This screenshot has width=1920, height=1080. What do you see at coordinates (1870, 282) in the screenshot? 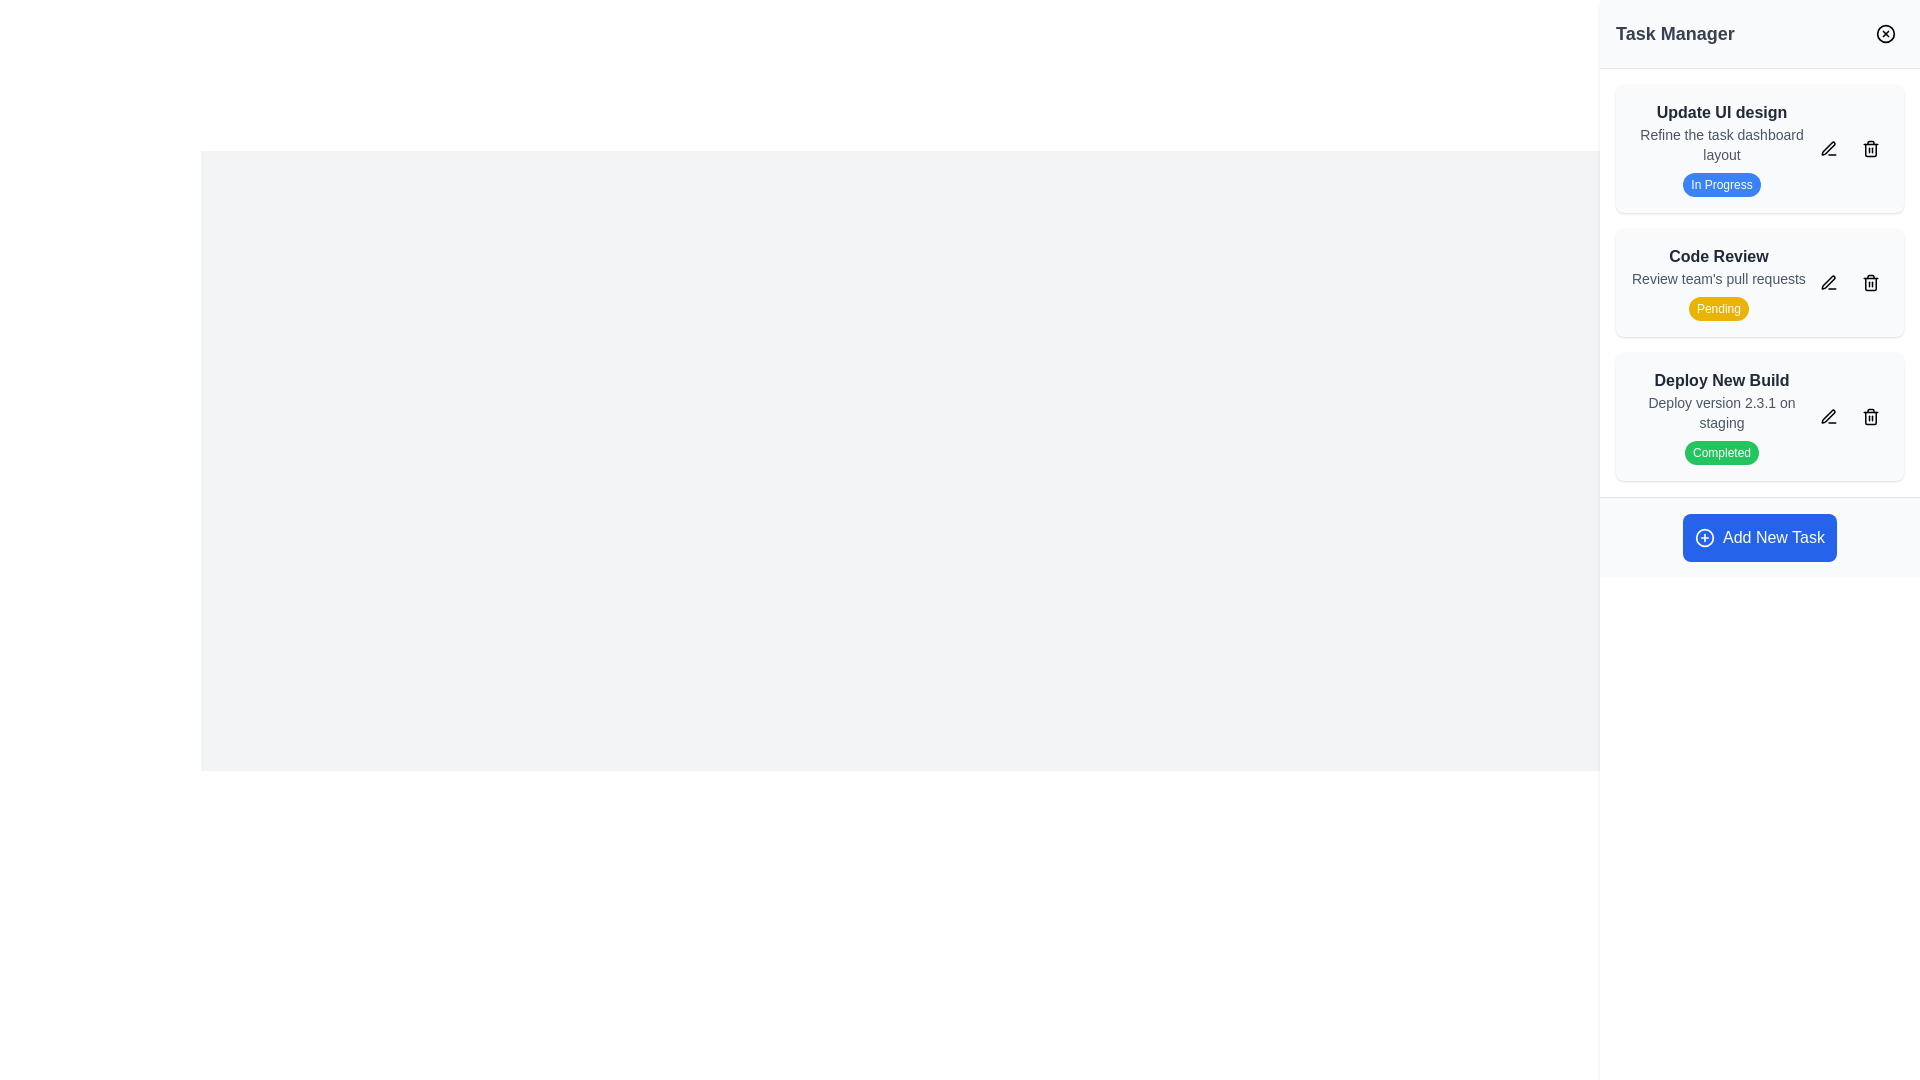
I see `the trash icon button located in the 'Code Review' row` at bounding box center [1870, 282].